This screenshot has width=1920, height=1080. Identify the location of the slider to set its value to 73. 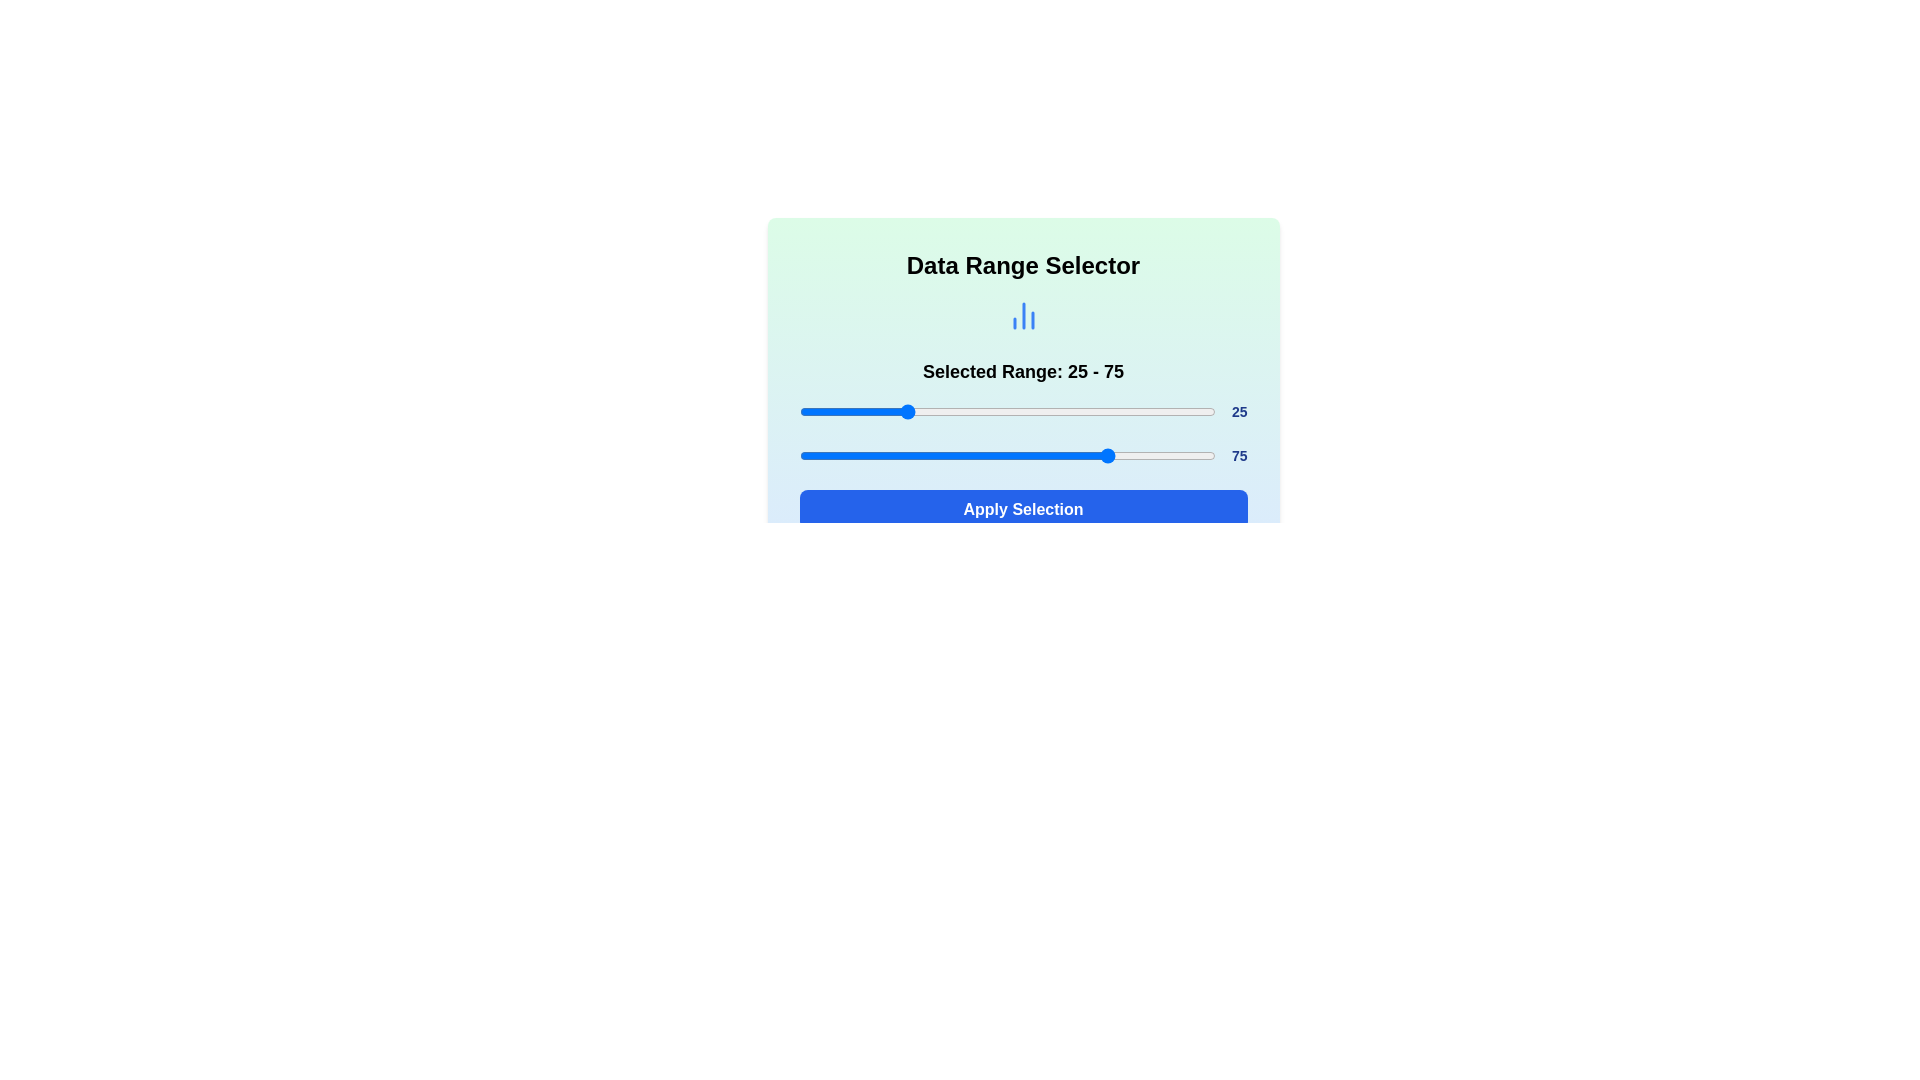
(1102, 411).